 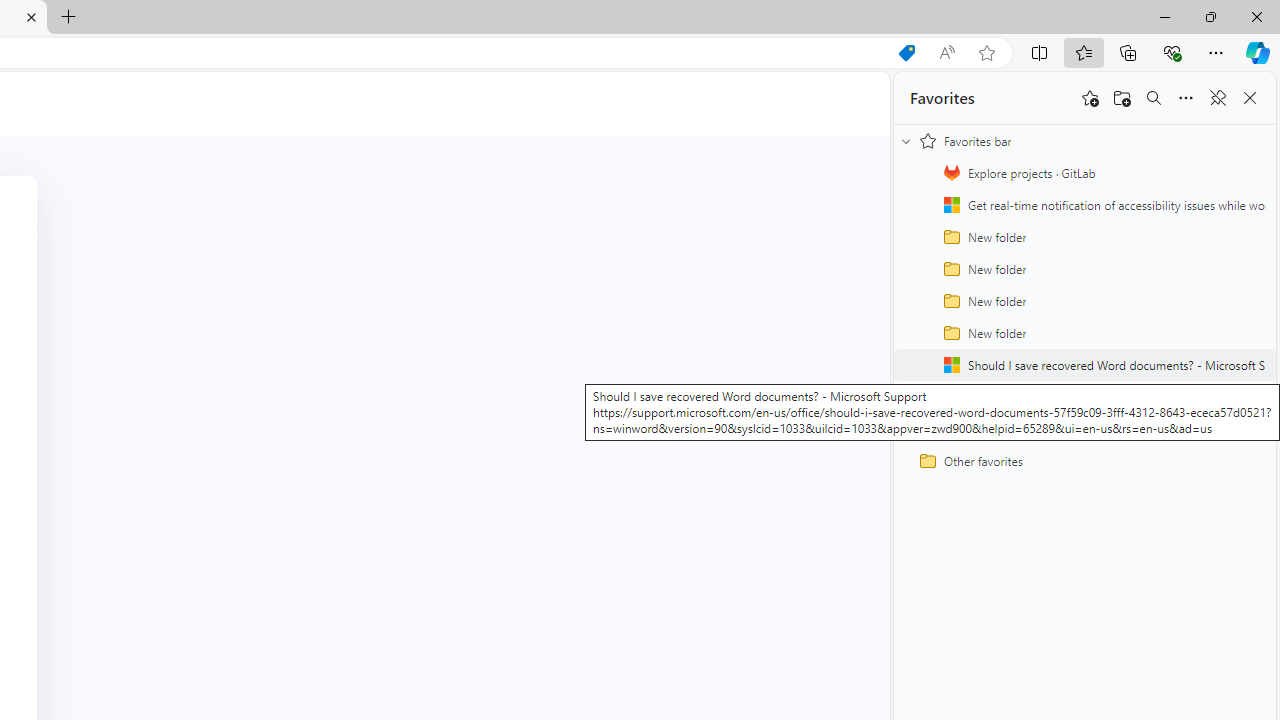 I want to click on 'Unpin favorites', so click(x=1216, y=98).